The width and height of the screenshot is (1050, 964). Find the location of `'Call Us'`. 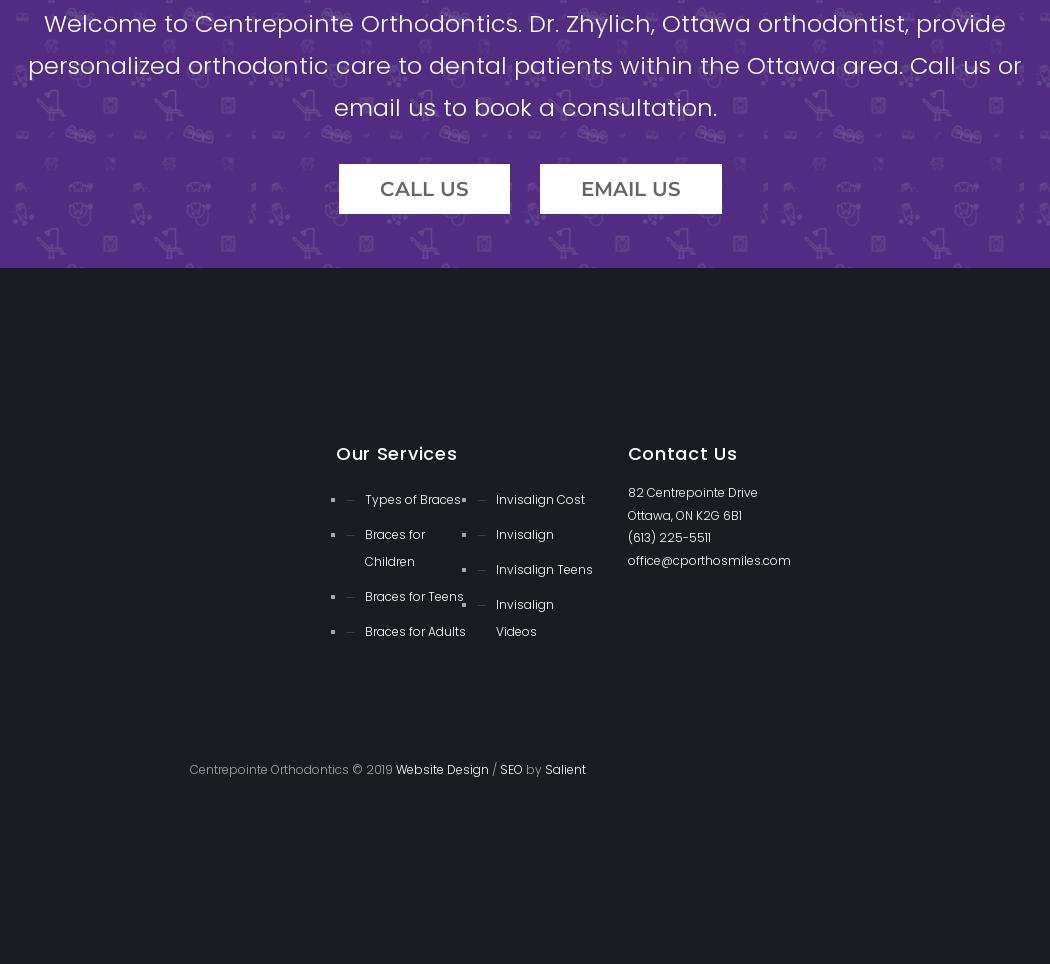

'Call Us' is located at coordinates (423, 186).